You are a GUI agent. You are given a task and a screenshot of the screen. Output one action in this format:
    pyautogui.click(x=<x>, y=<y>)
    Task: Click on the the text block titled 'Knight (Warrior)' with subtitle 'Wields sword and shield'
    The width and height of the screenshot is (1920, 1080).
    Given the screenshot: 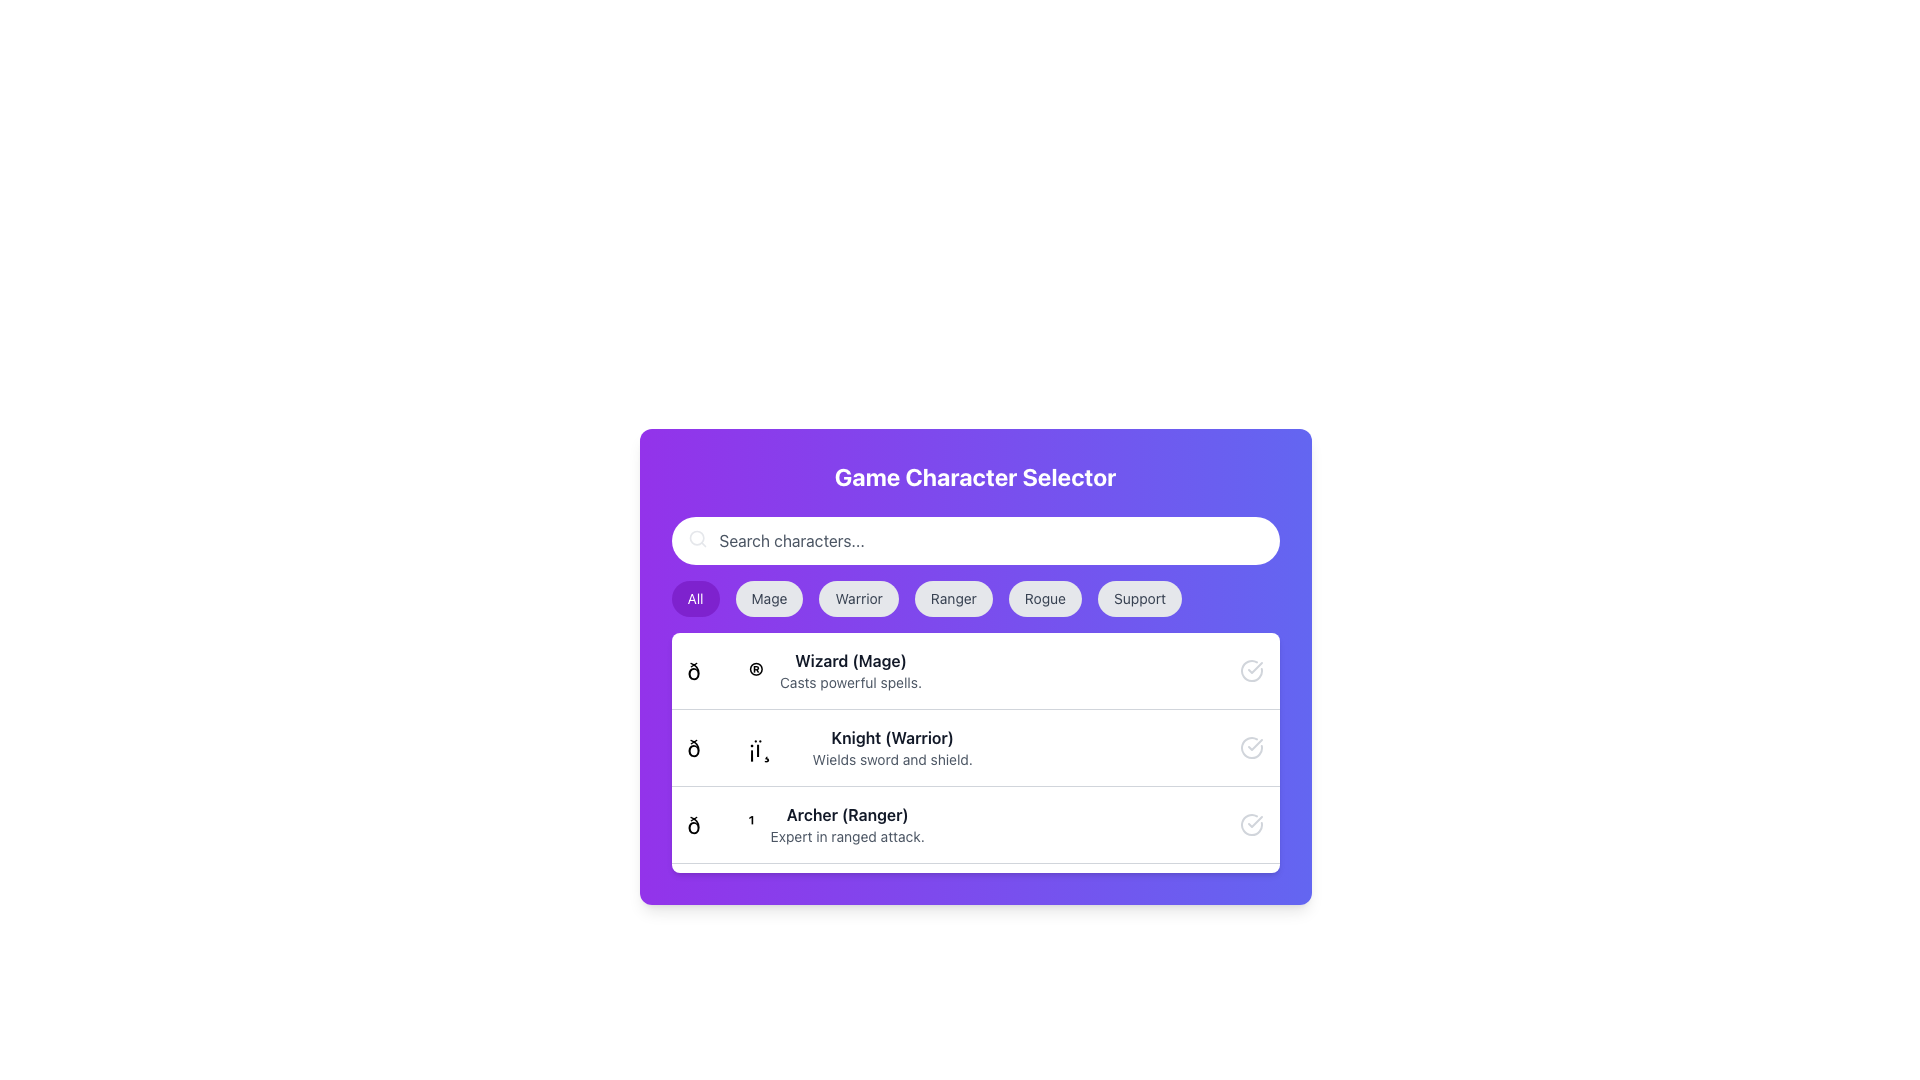 What is the action you would take?
    pyautogui.click(x=891, y=748)
    